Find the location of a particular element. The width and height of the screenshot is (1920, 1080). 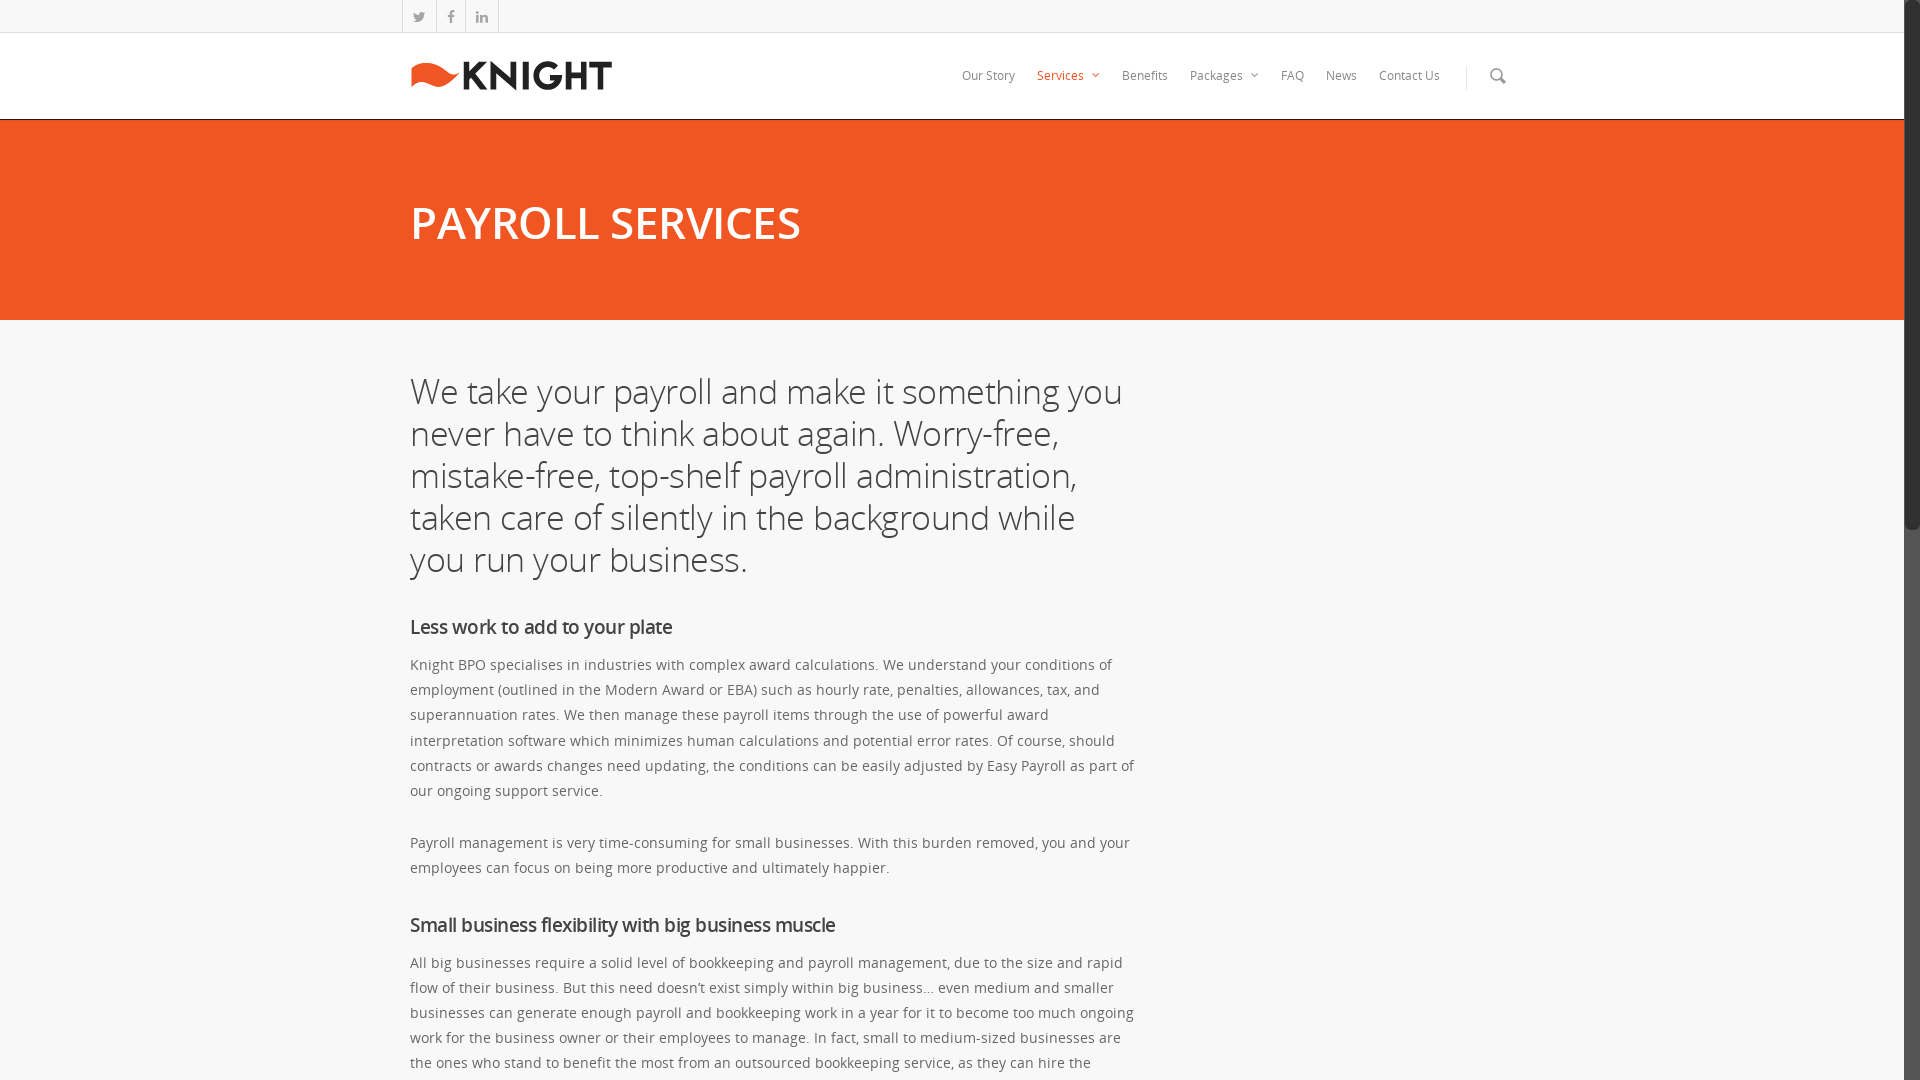

'Contact Us' is located at coordinates (1408, 88).